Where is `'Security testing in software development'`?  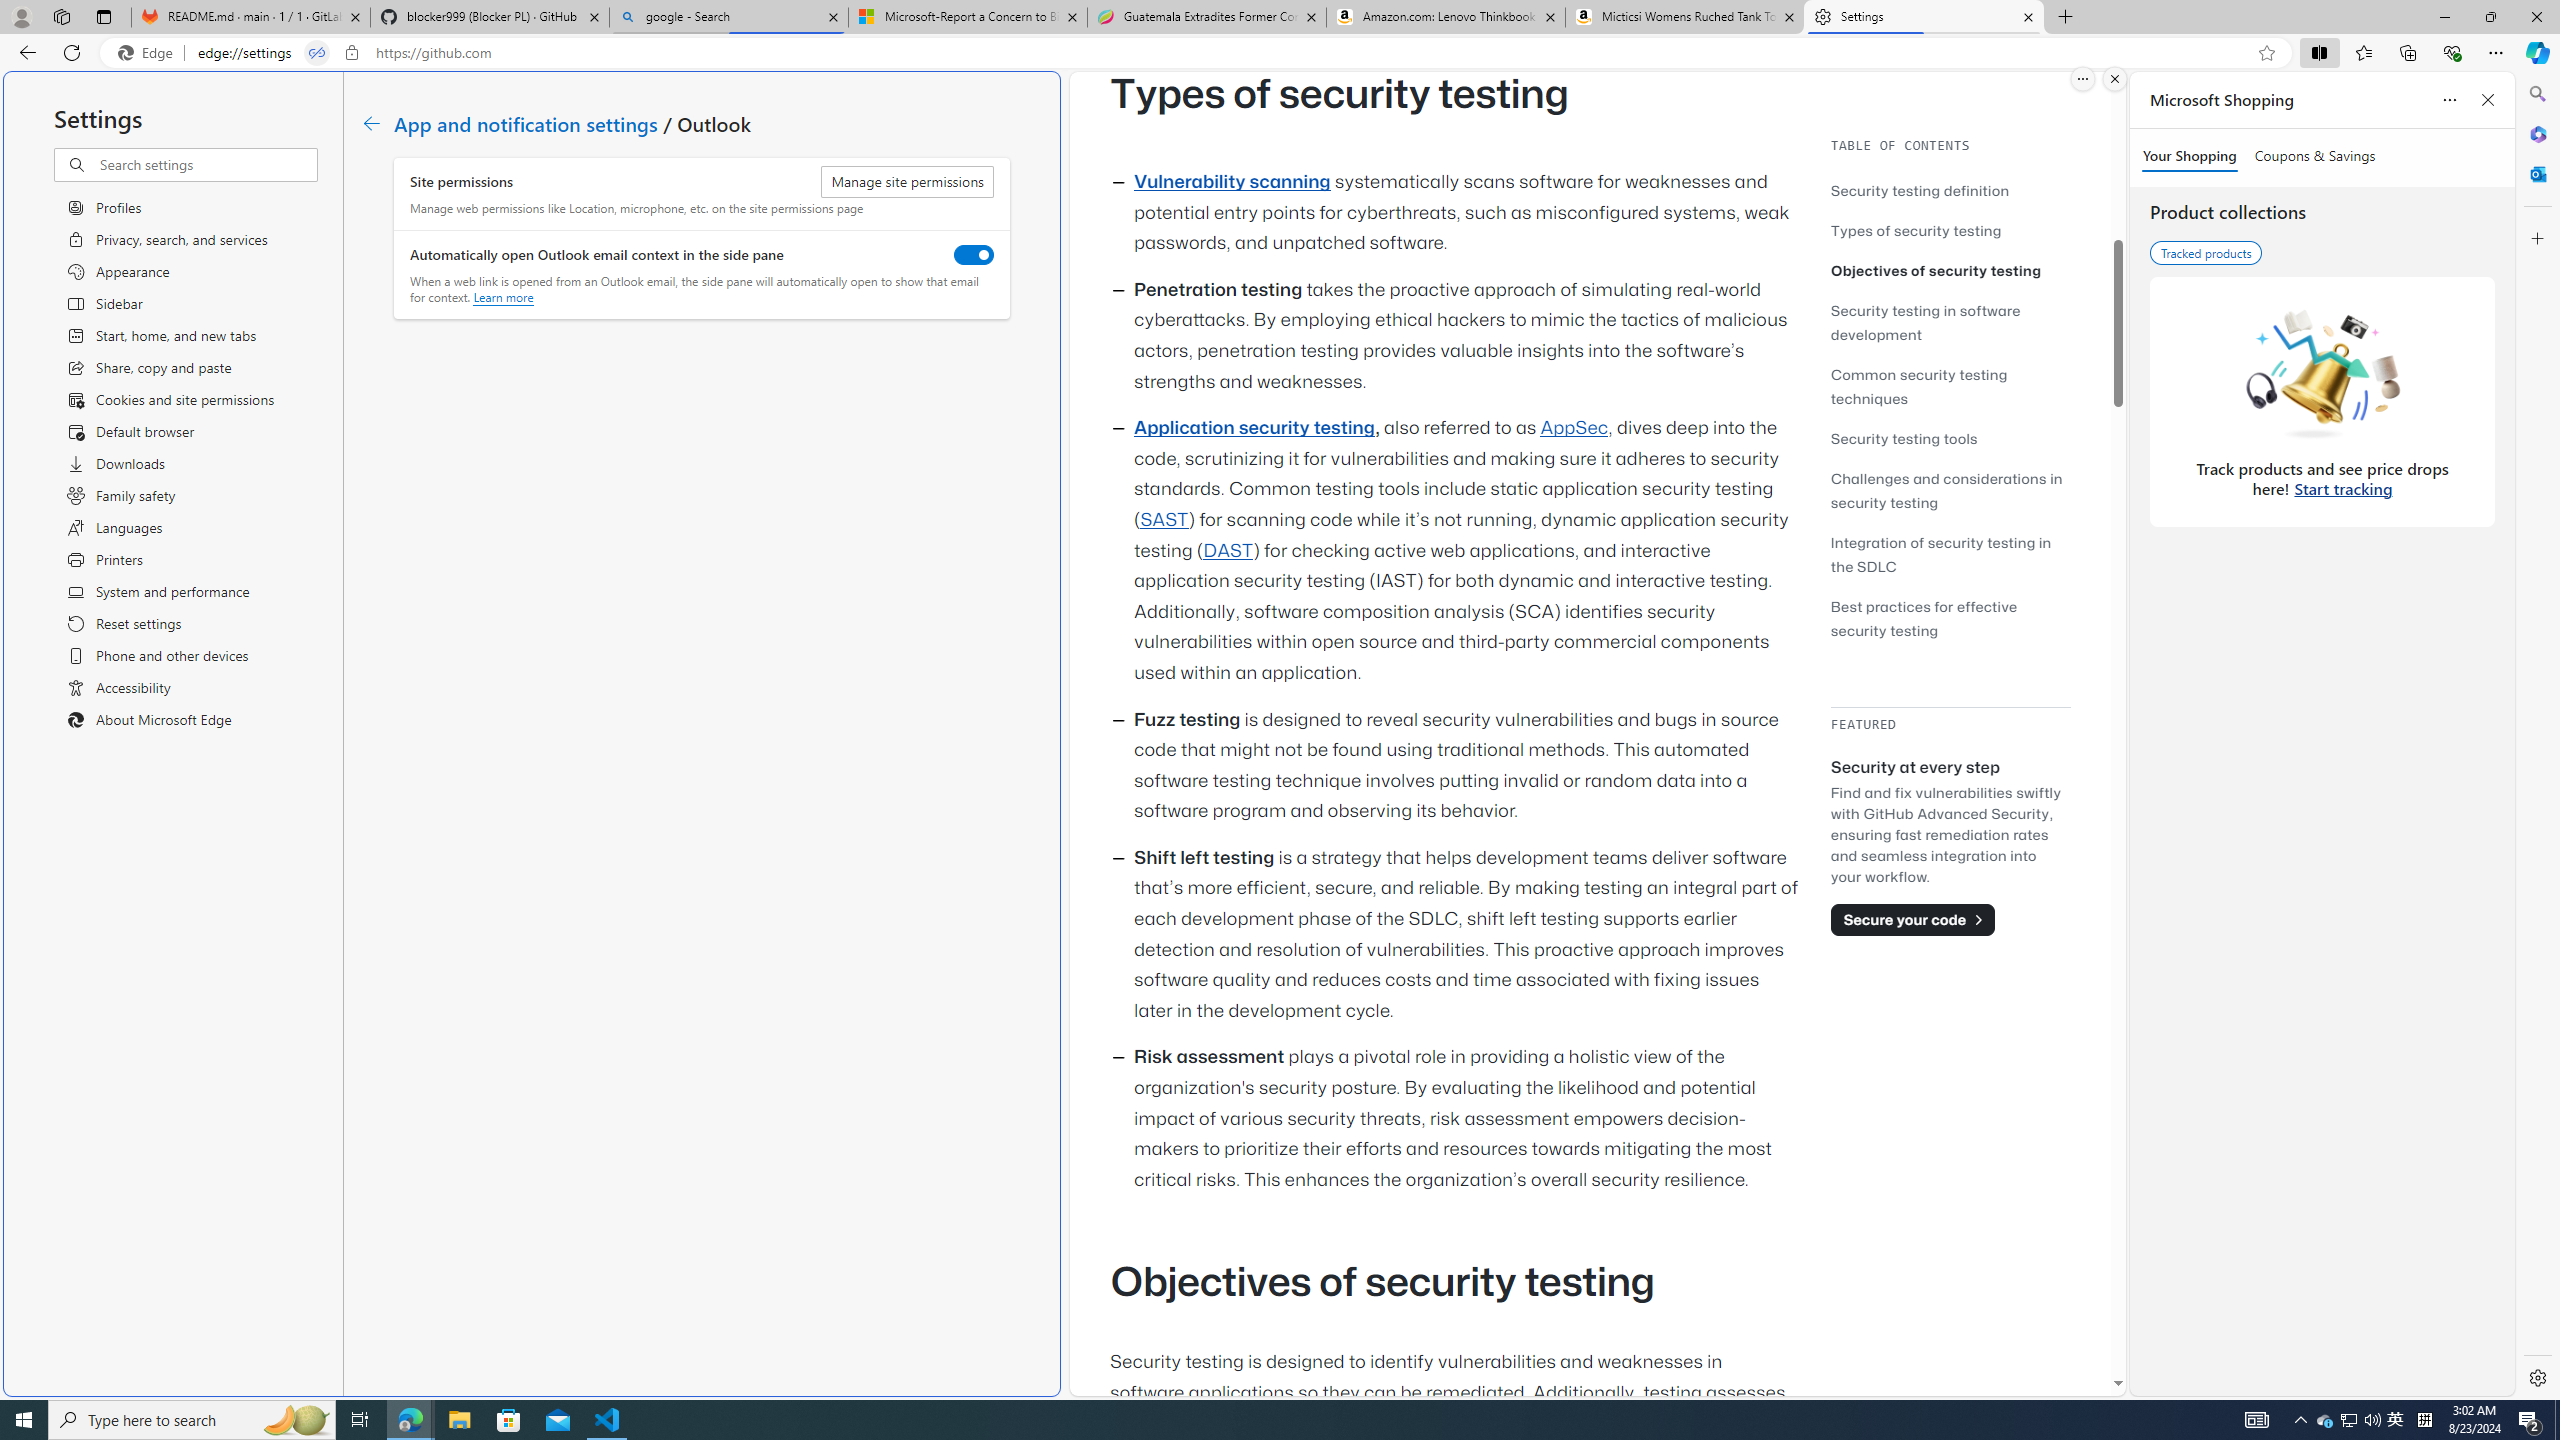 'Security testing in software development' is located at coordinates (1949, 321).